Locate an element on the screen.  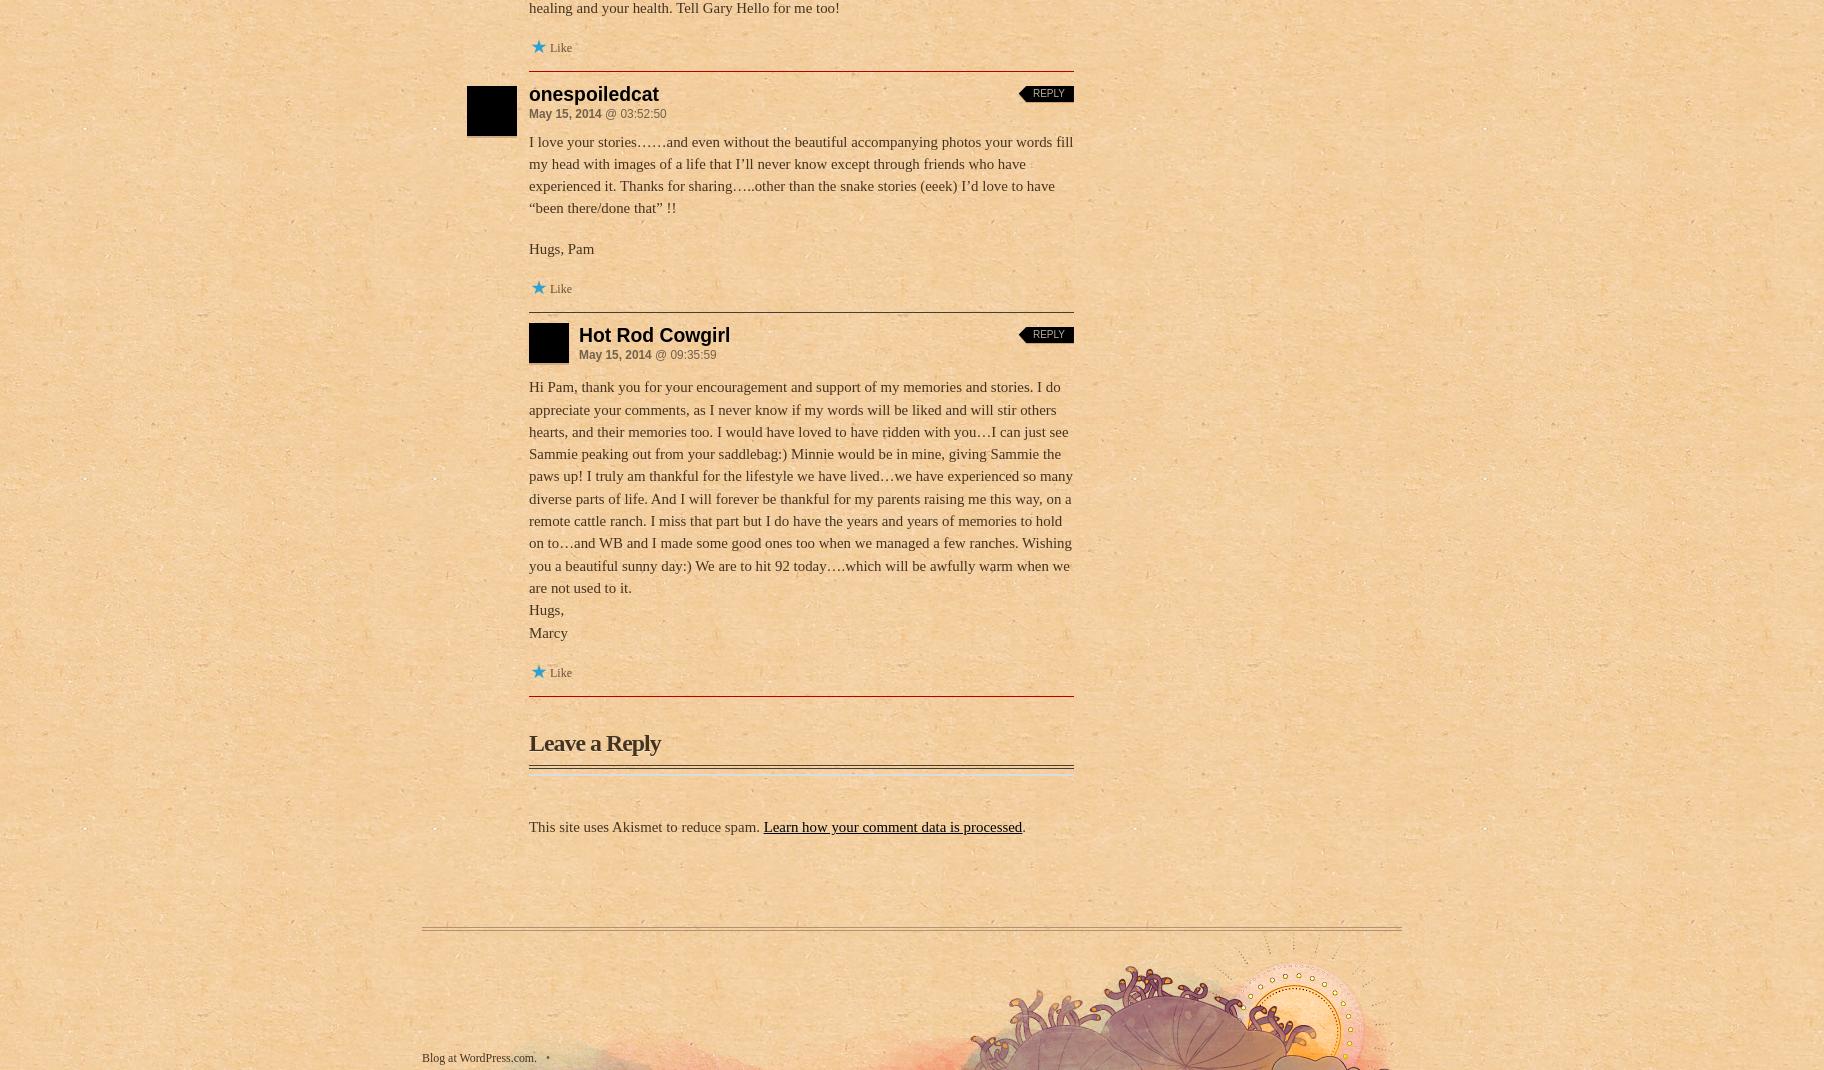
'Learn how your comment data is processed' is located at coordinates (892, 827).